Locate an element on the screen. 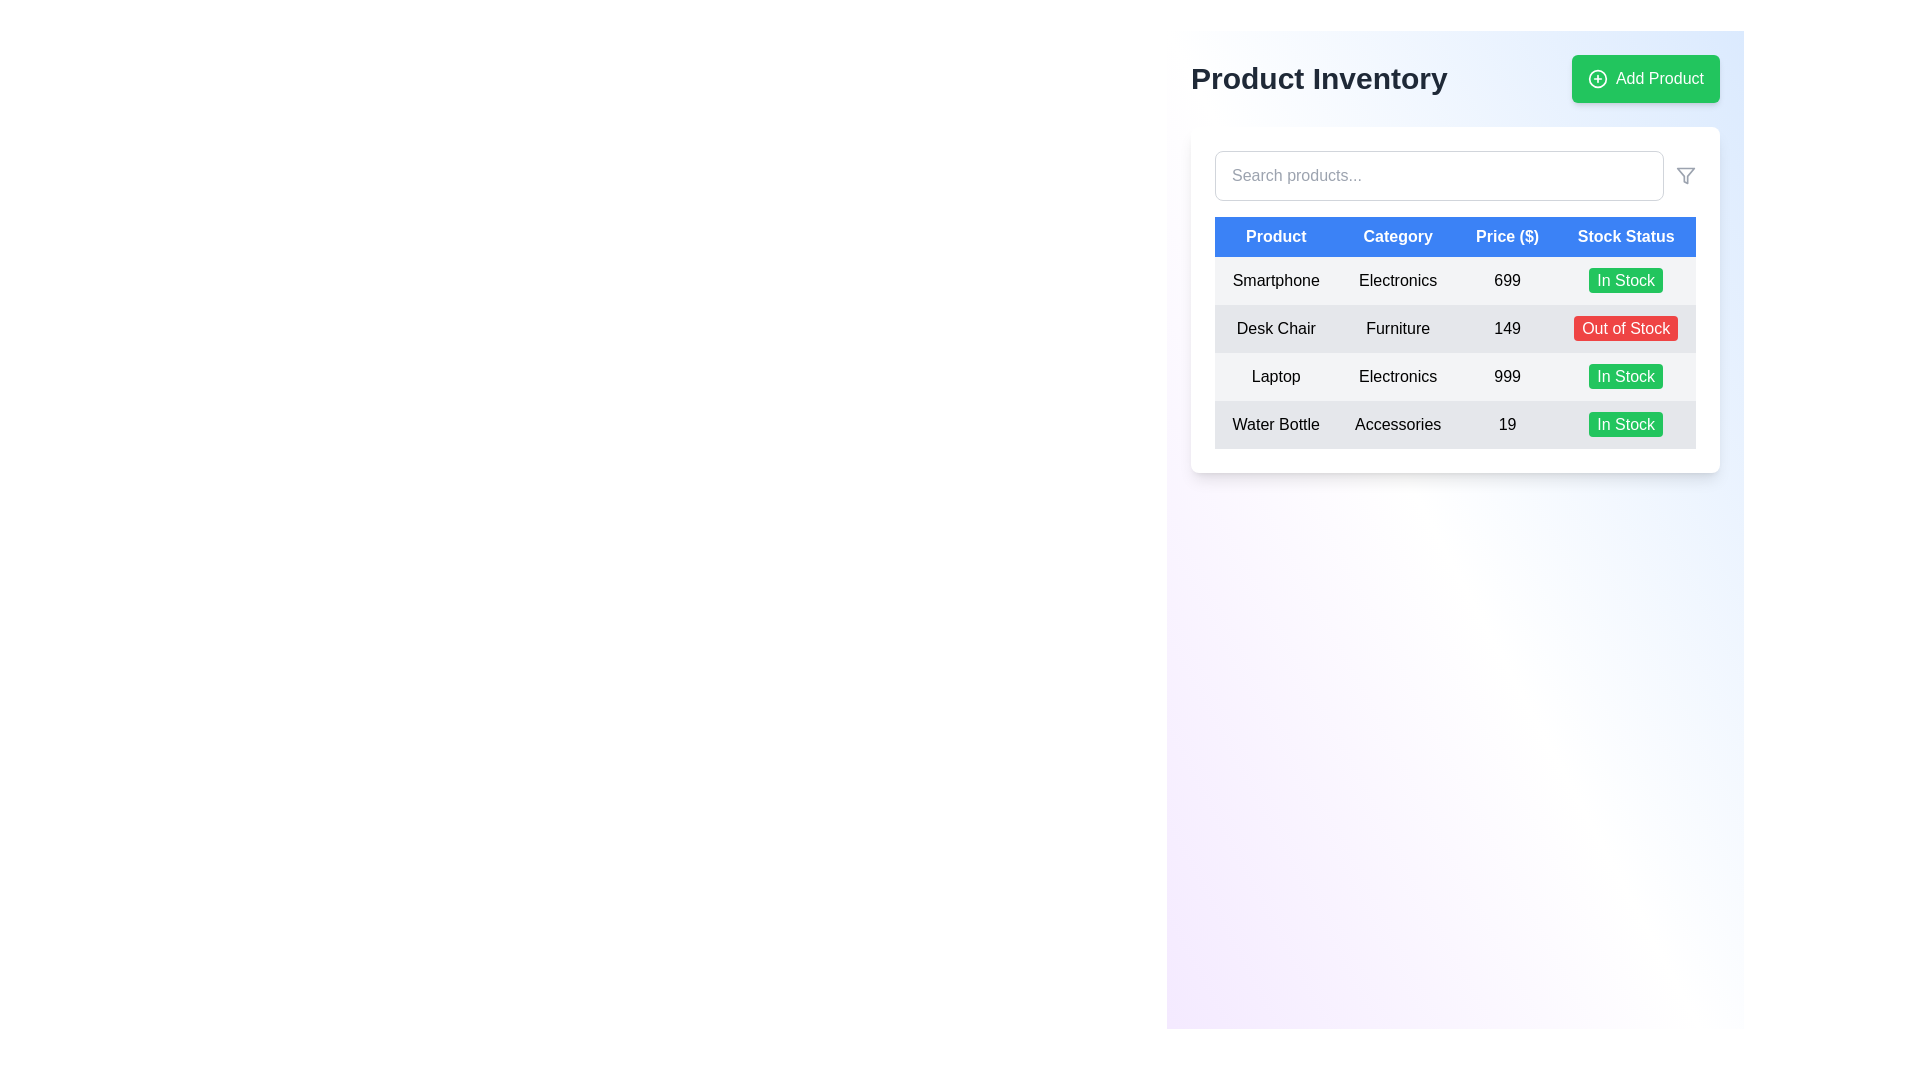 This screenshot has width=1920, height=1080. the text input field for search products located in the center top of the page, identified by its placeholder text 'Search products...' is located at coordinates (1438, 175).